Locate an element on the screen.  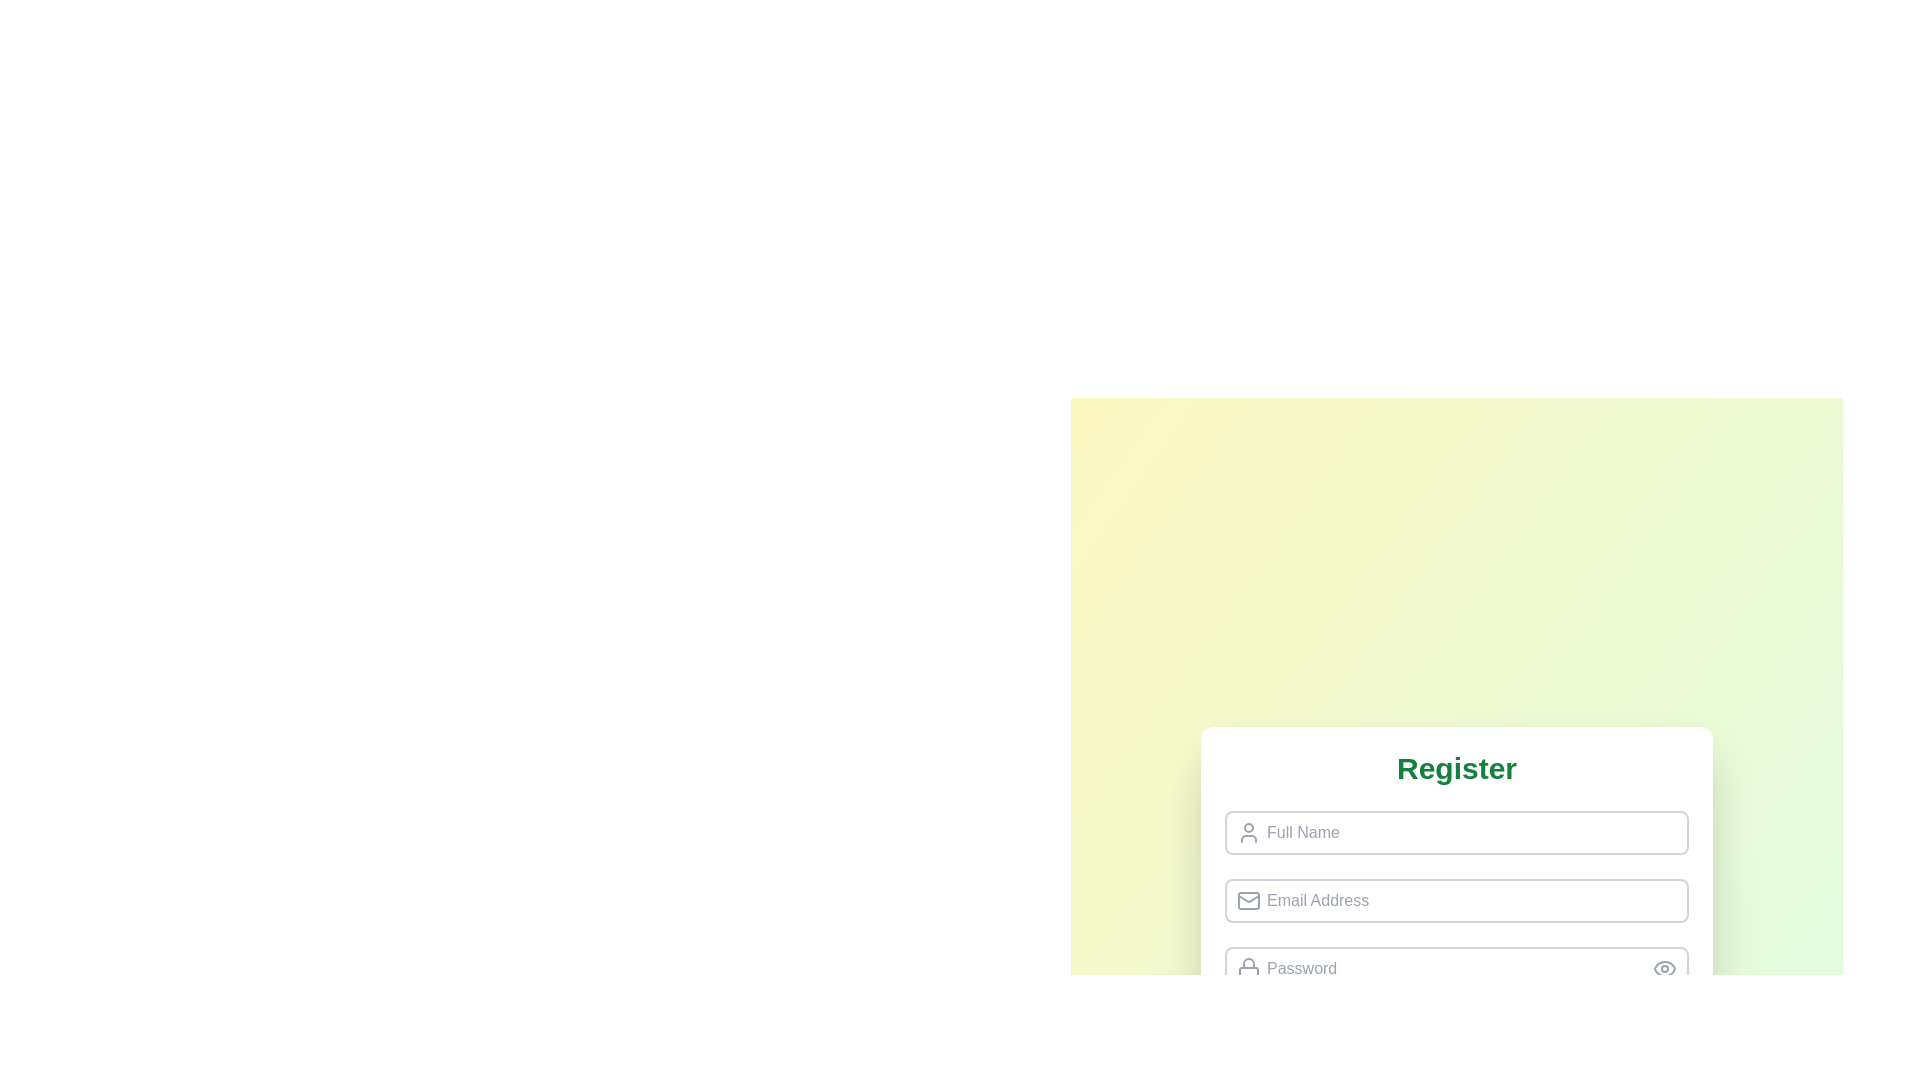
the envelope icon located within the 'Email Address' input field, positioned to the left of the input text area is located at coordinates (1247, 897).